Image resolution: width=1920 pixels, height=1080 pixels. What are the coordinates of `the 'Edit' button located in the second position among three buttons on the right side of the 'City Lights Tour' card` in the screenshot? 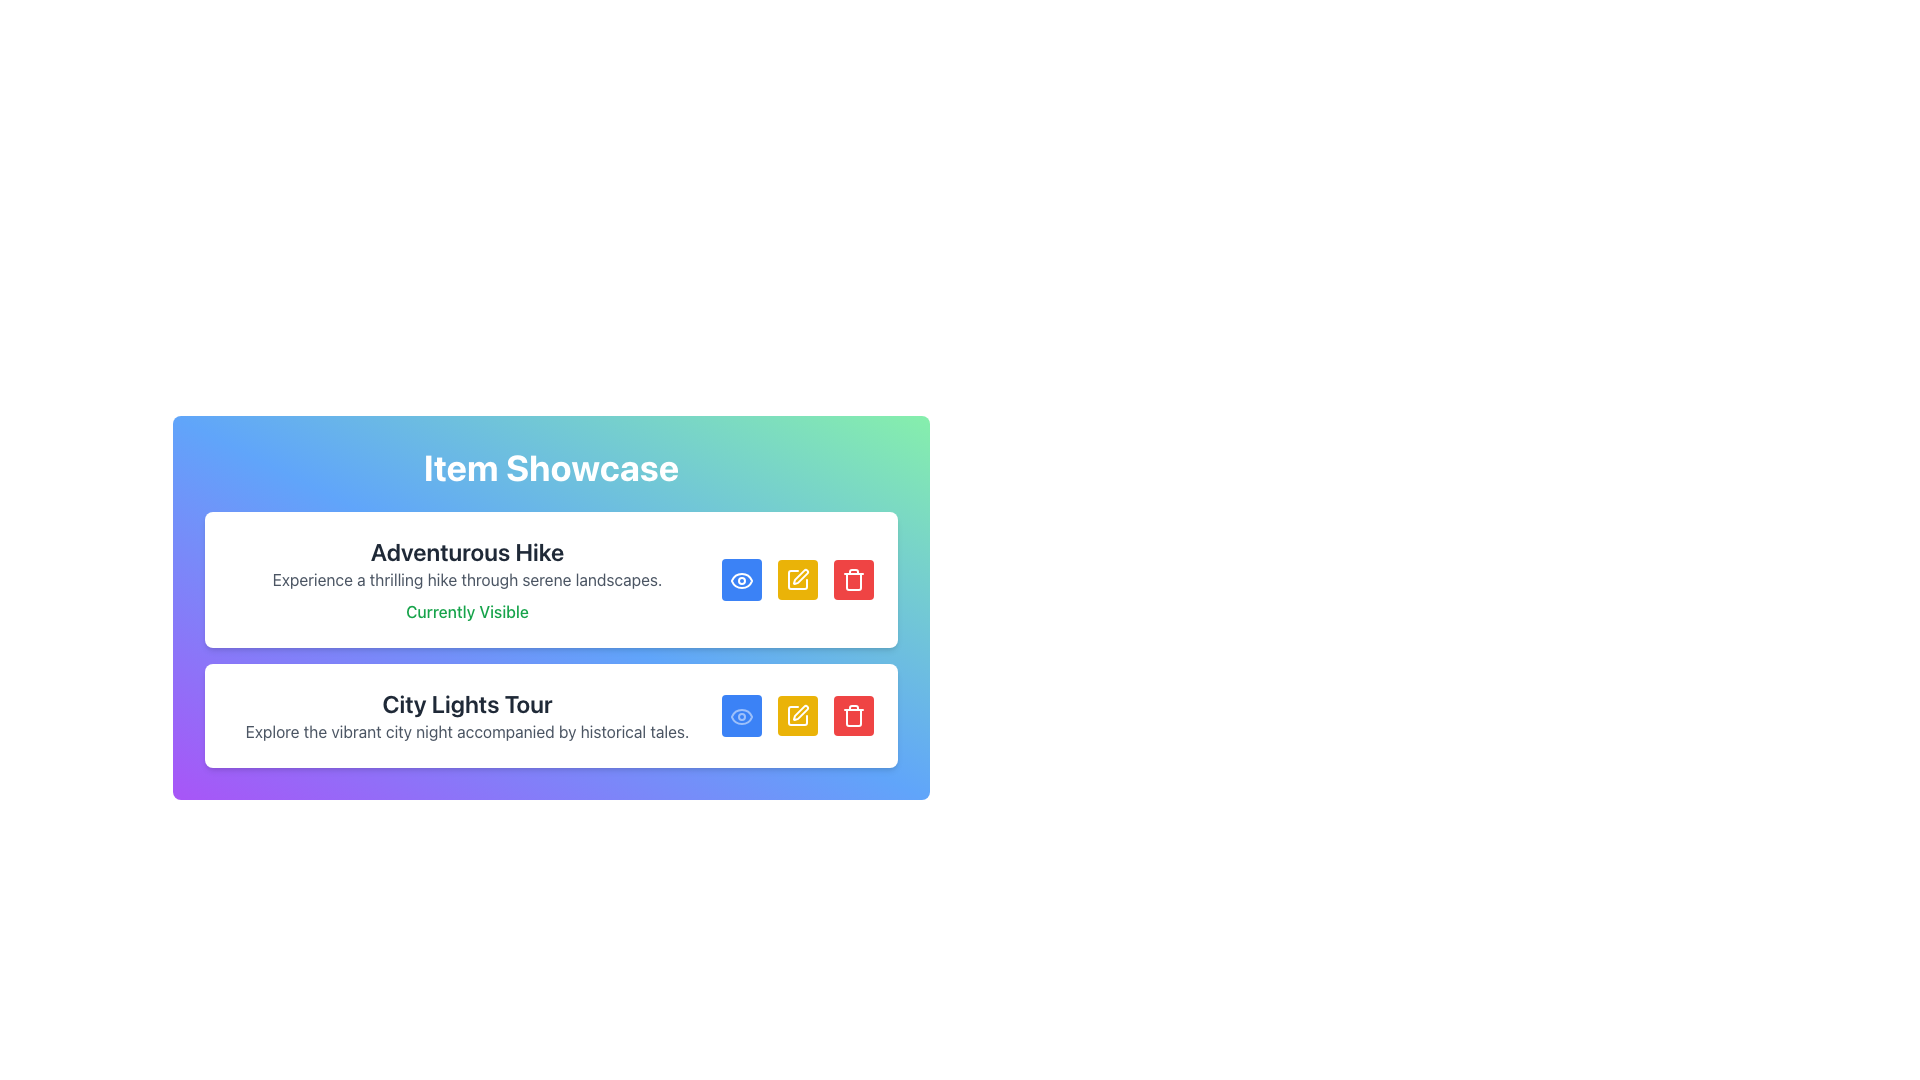 It's located at (796, 715).